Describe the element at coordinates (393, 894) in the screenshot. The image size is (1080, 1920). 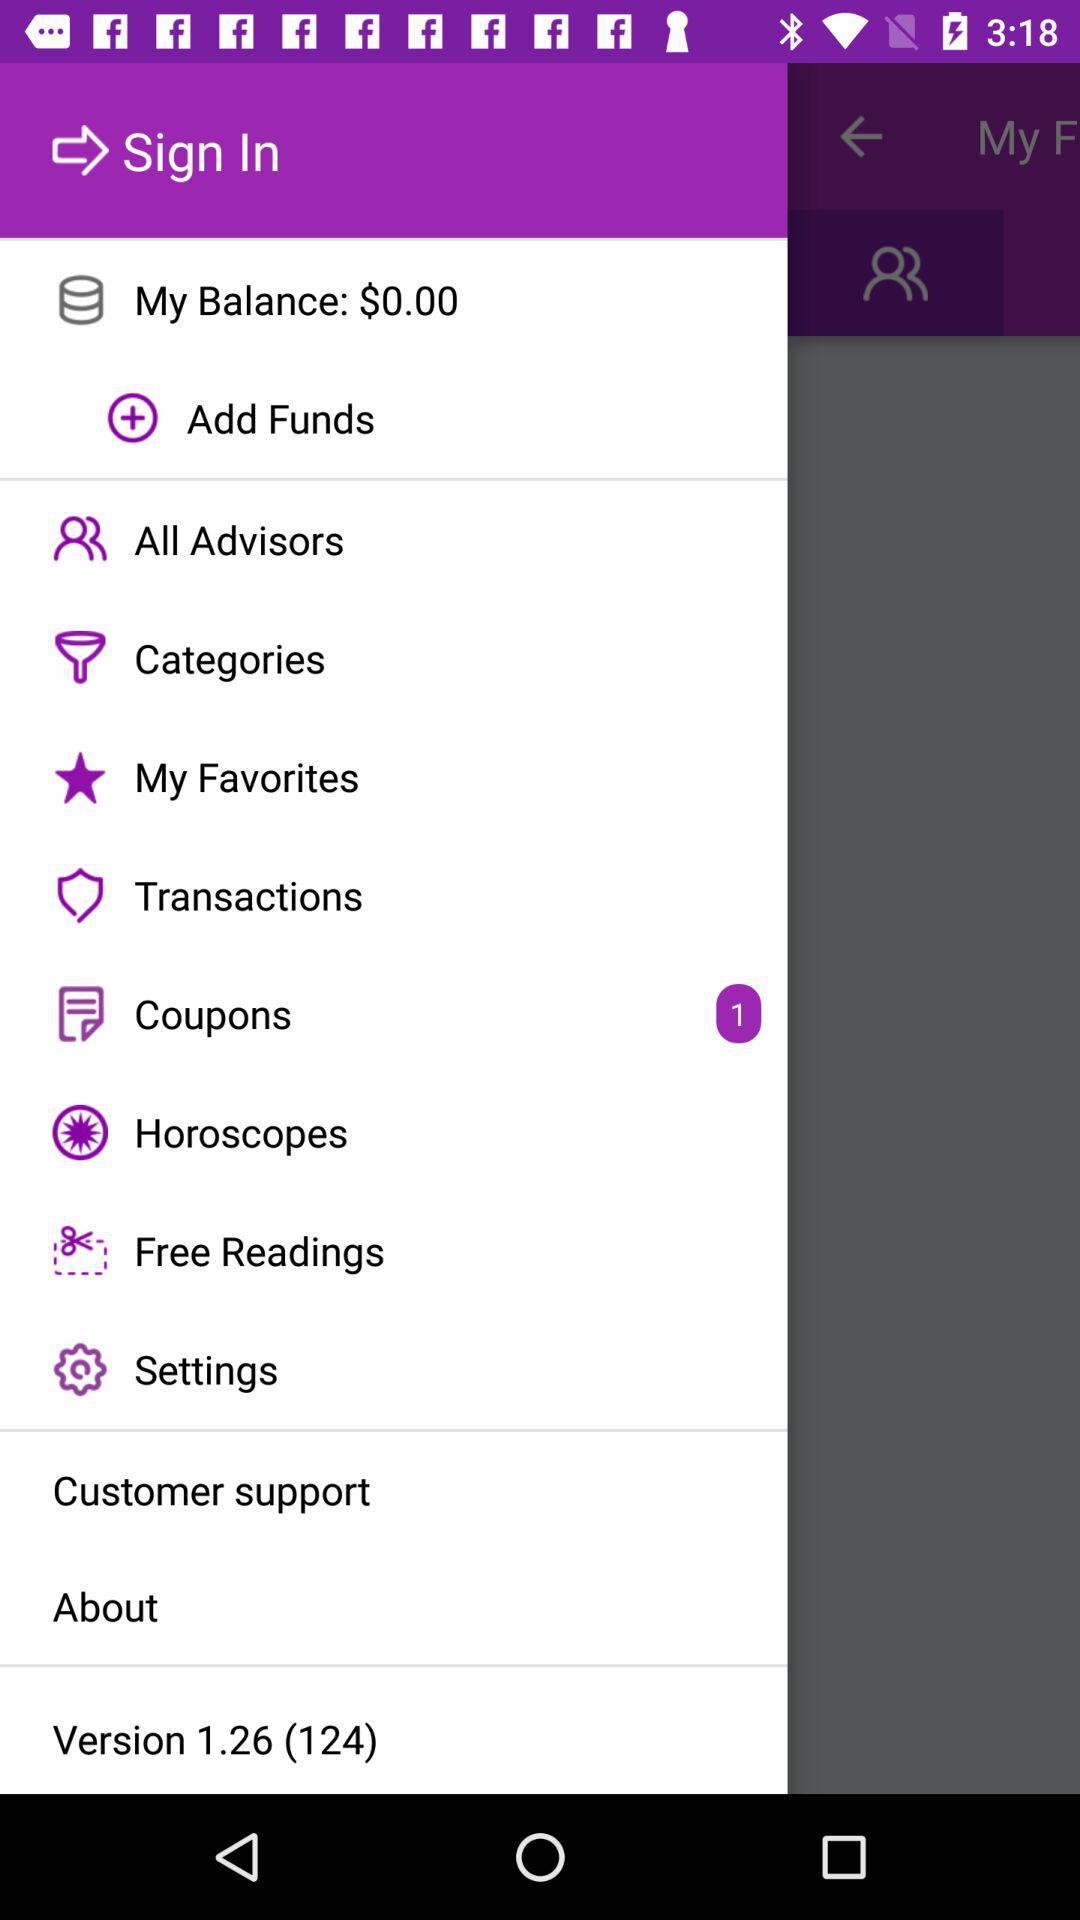
I see `the icon above the coupons item` at that location.